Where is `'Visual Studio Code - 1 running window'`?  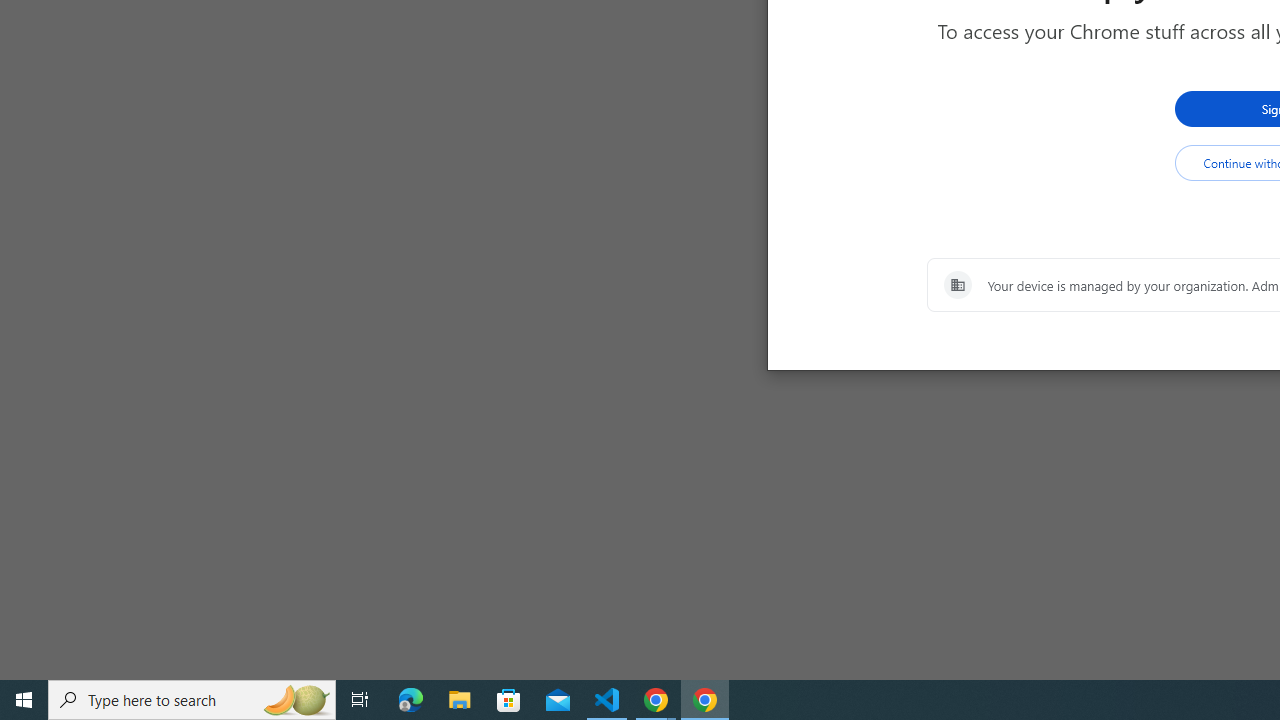 'Visual Studio Code - 1 running window' is located at coordinates (606, 698).